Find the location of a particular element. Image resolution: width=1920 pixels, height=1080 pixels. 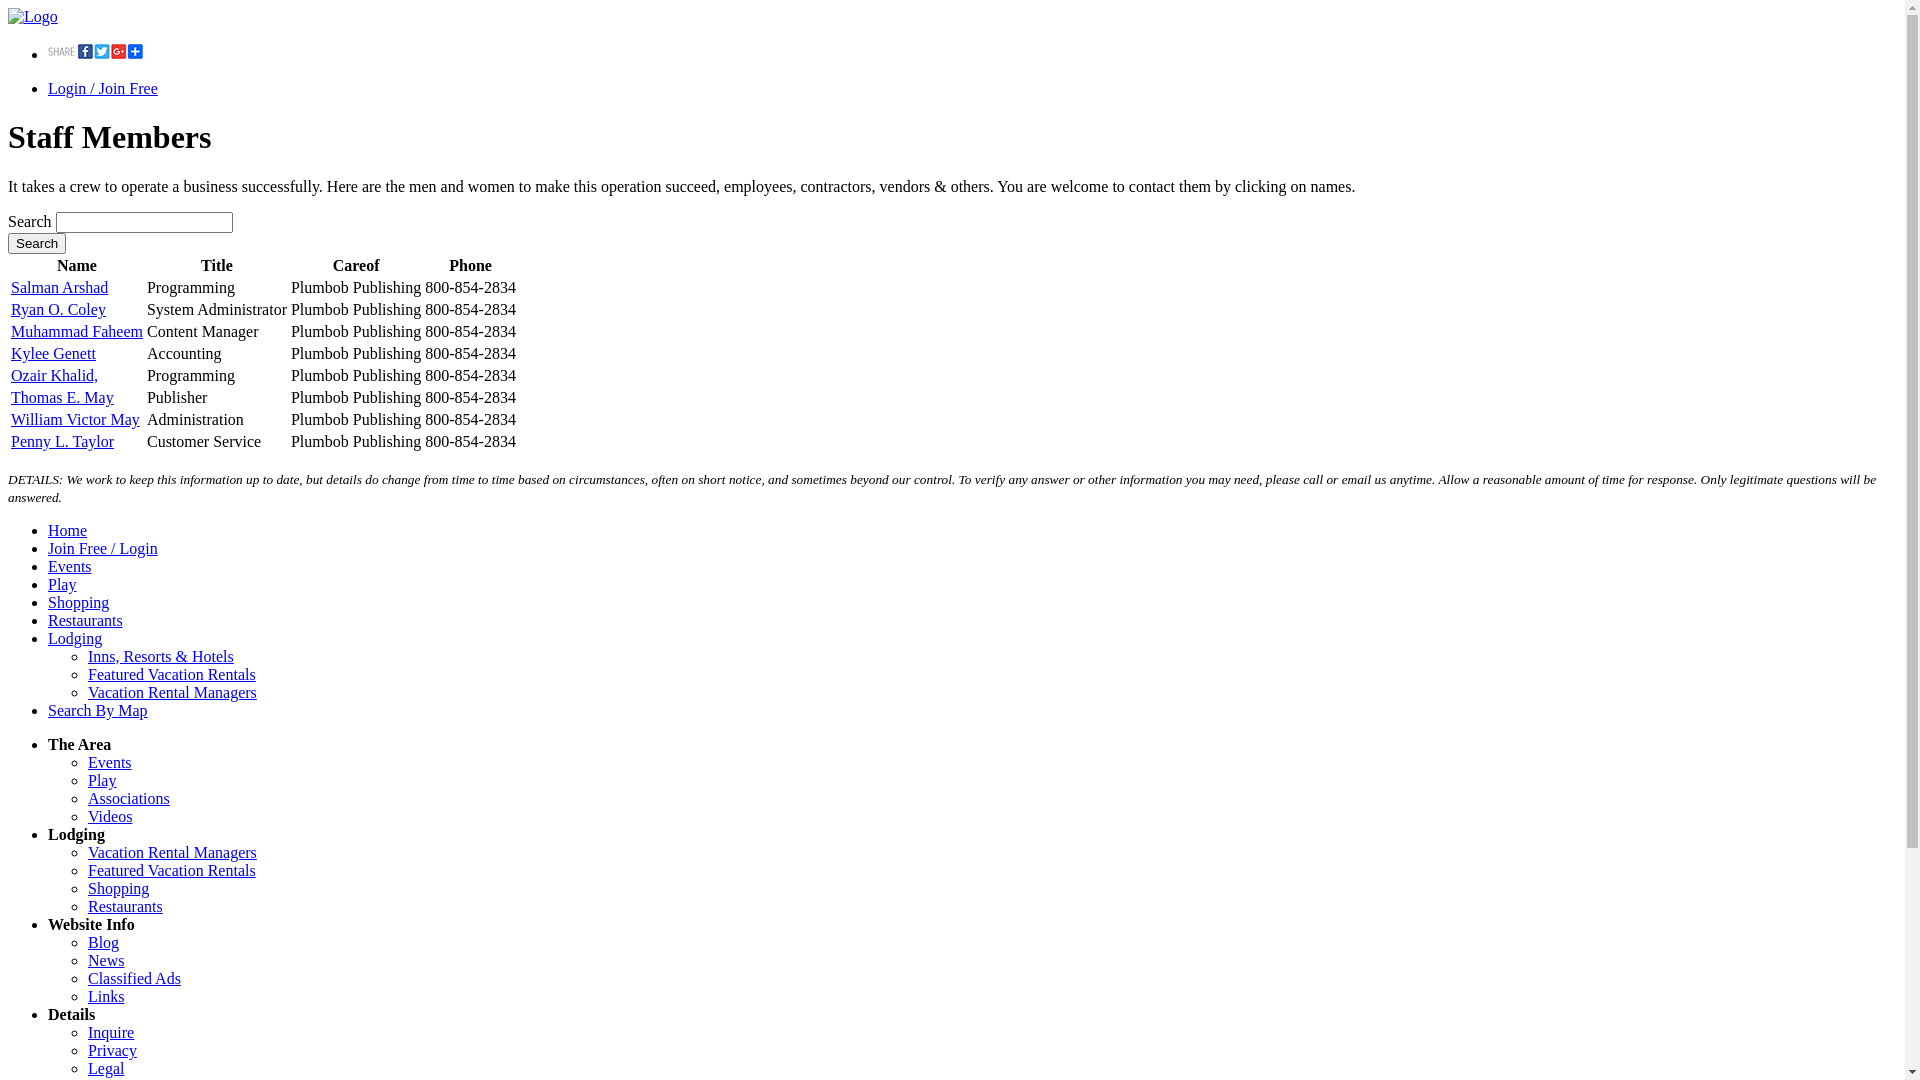

'Home' is located at coordinates (67, 529).